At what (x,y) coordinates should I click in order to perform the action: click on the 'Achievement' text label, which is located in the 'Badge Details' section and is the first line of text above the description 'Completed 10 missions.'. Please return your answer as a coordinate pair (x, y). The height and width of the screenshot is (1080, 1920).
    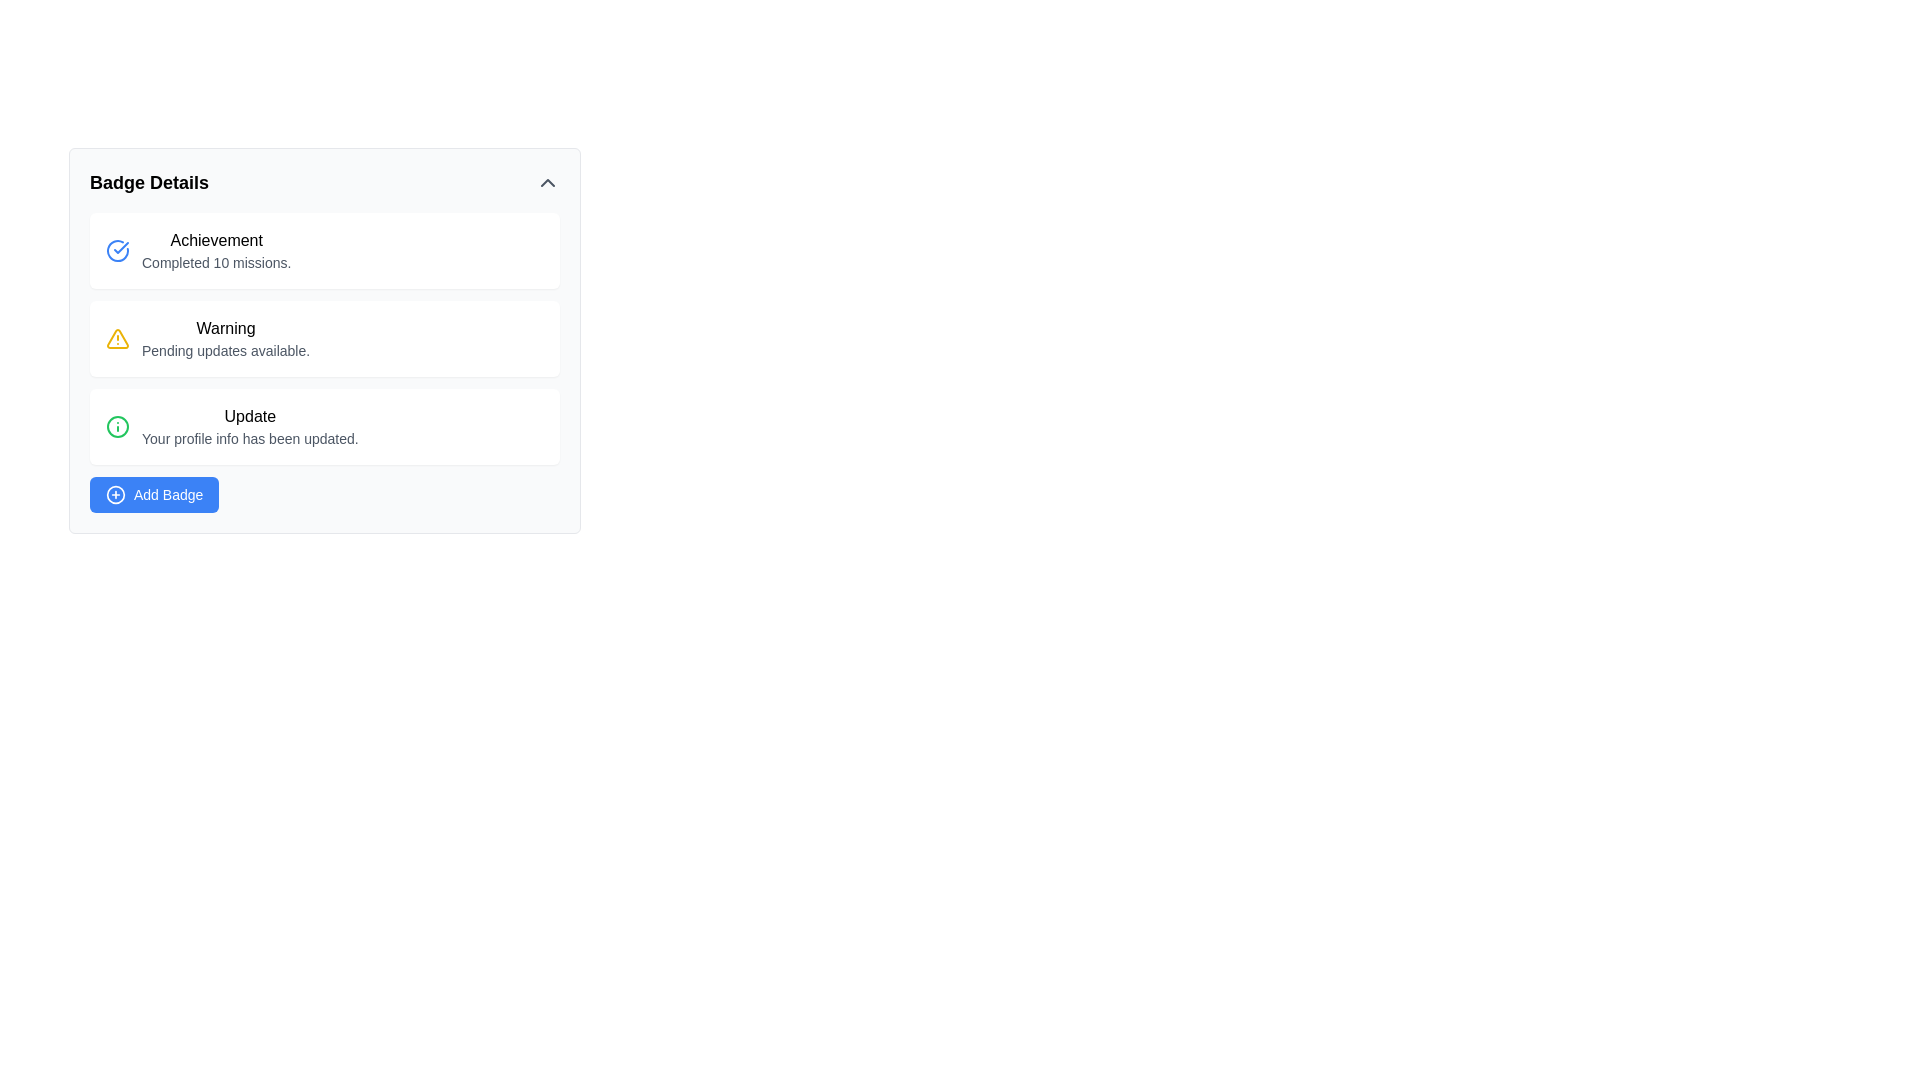
    Looking at the image, I should click on (216, 239).